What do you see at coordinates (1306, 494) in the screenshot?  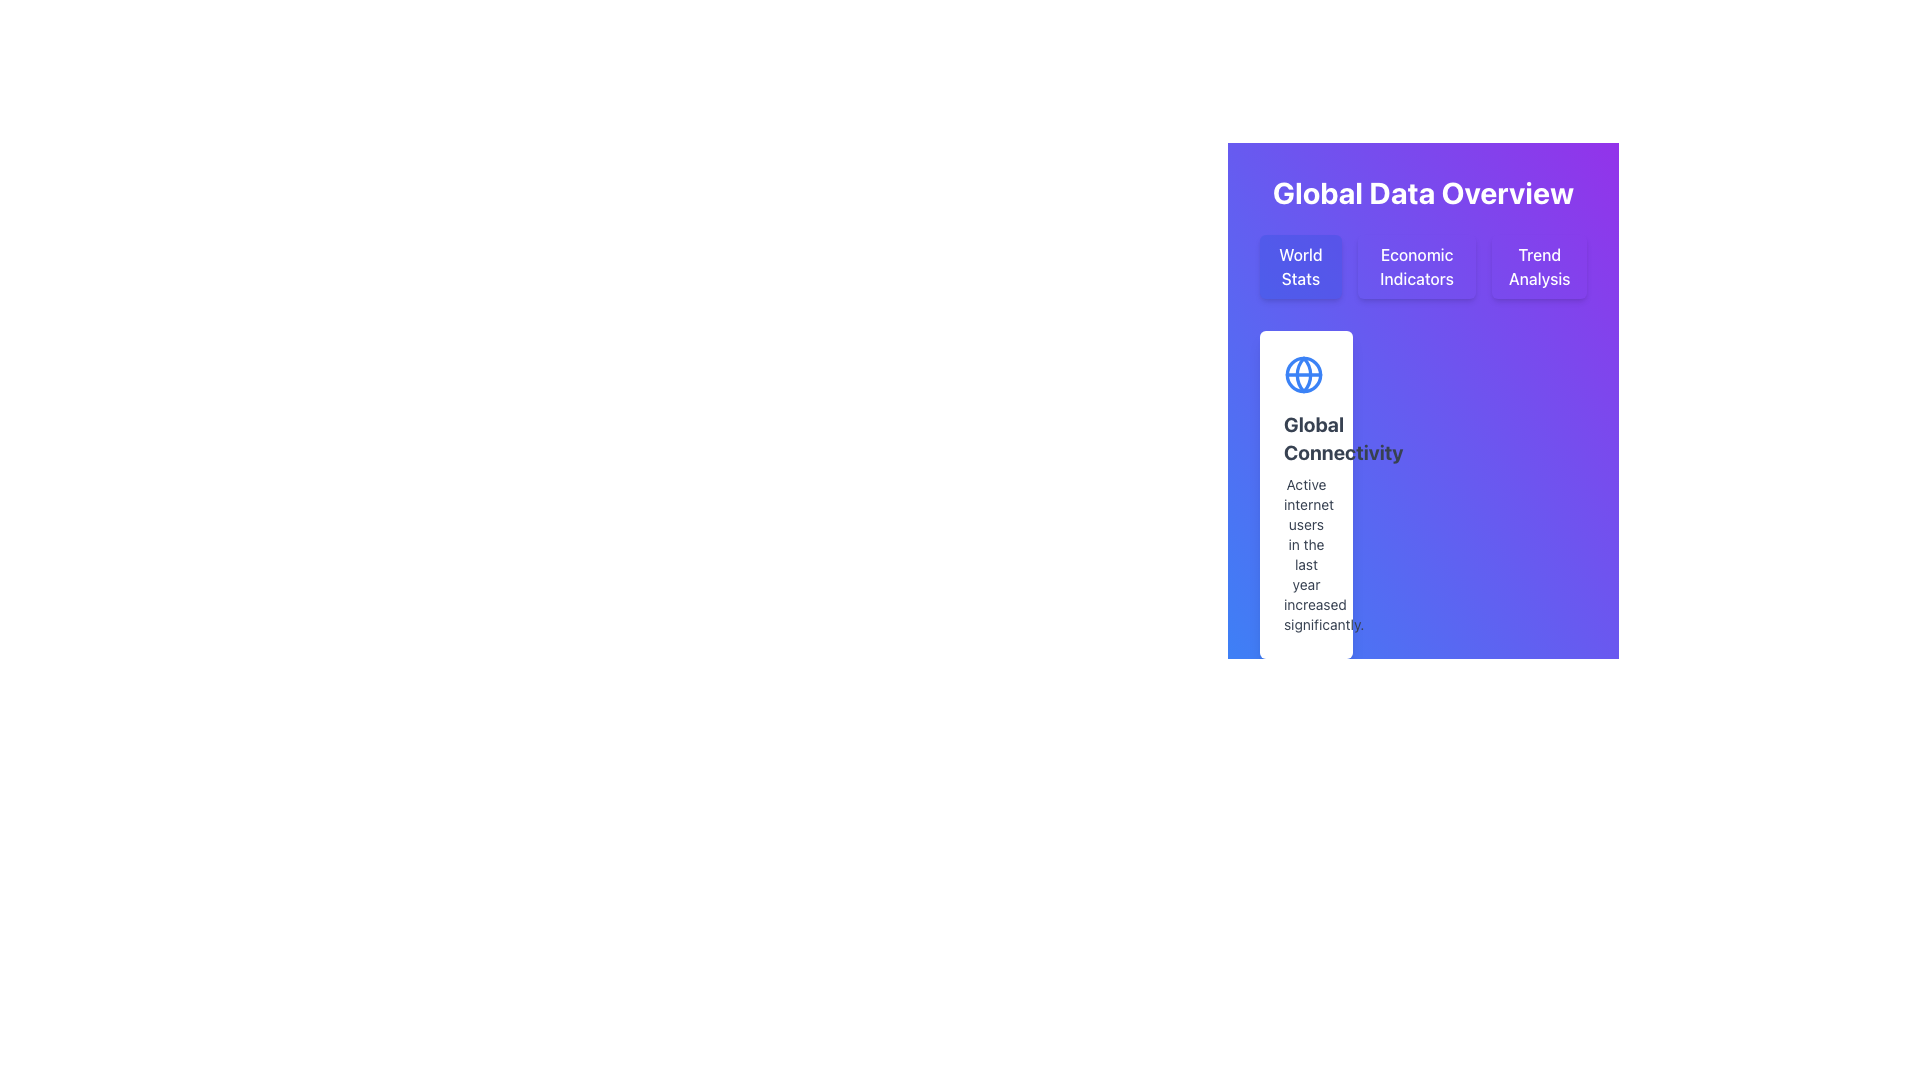 I see `the non-interactive Informational Card that highlights a statistic related to global connectivity, located in the top-left corner of the grid layout` at bounding box center [1306, 494].